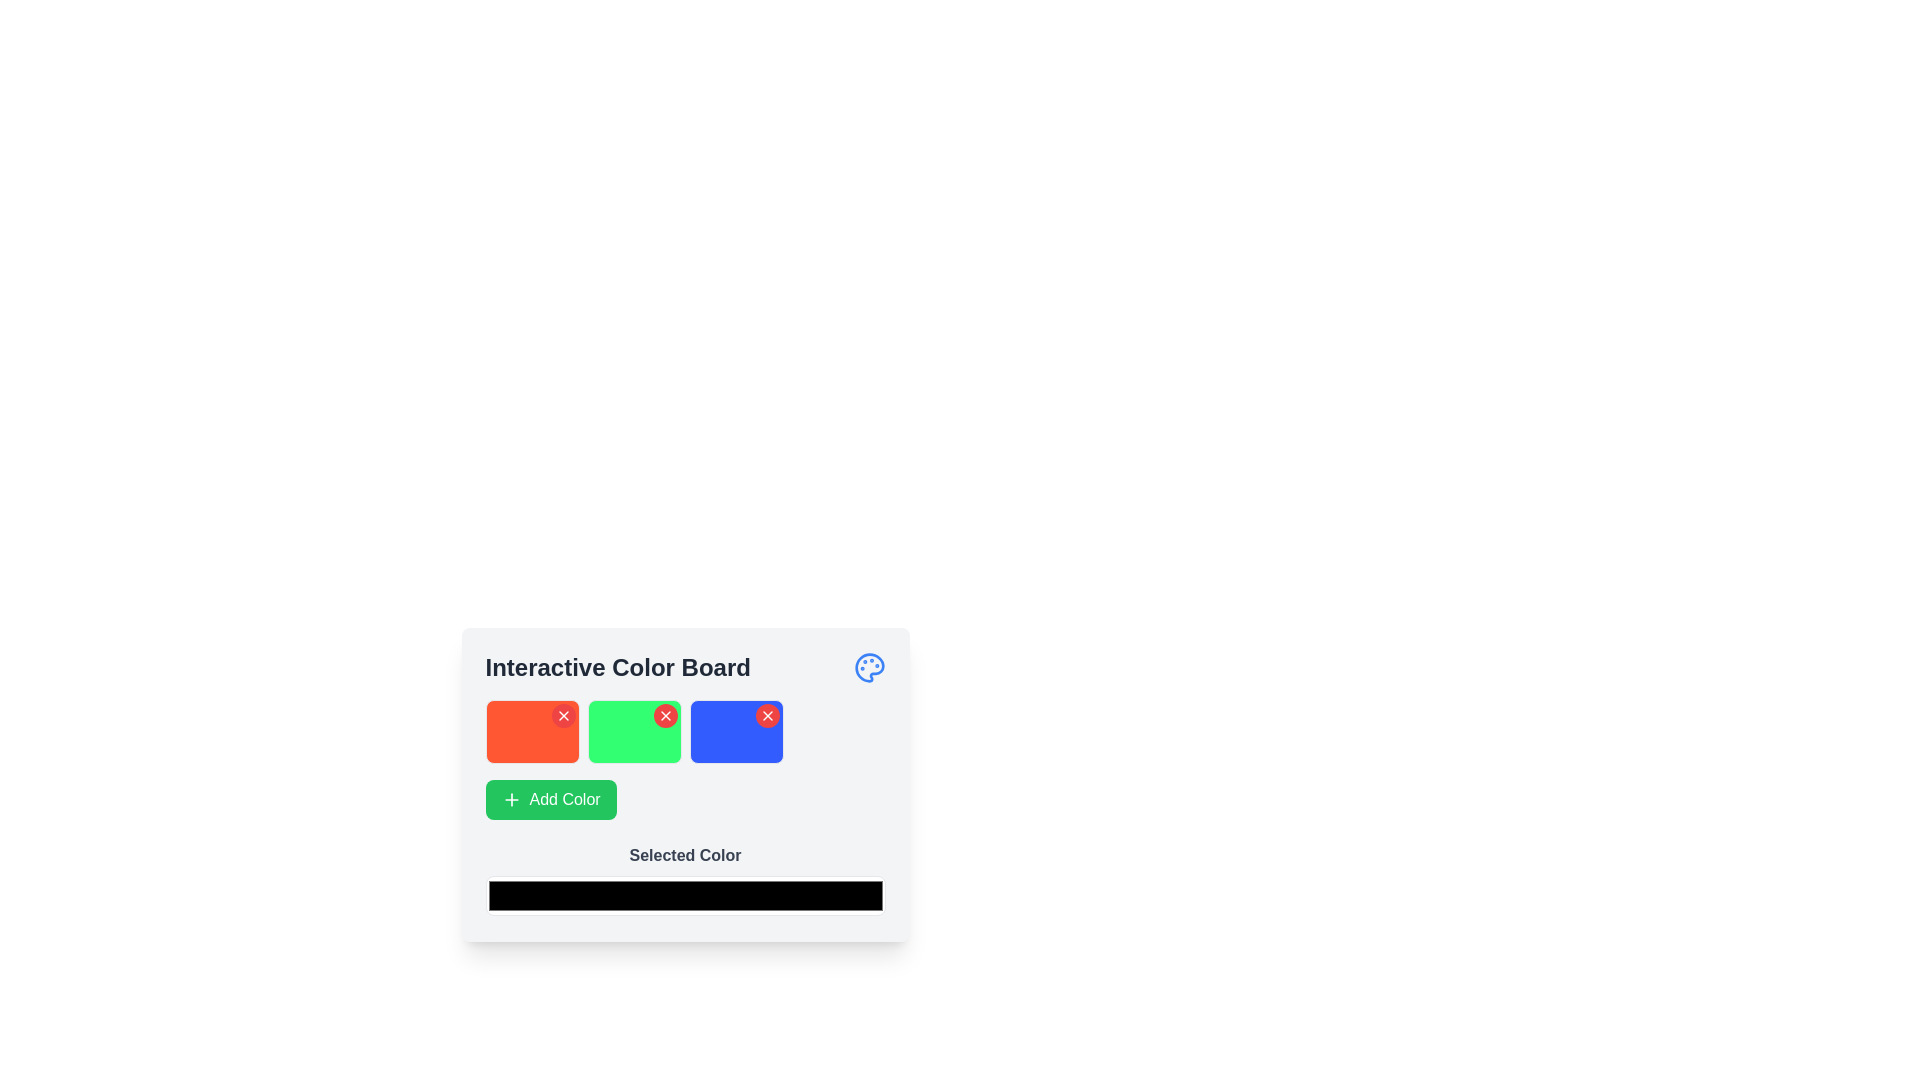  I want to click on the text label within the green button that allows users to add a new color to the interface, located below three color boxes, so click(564, 798).